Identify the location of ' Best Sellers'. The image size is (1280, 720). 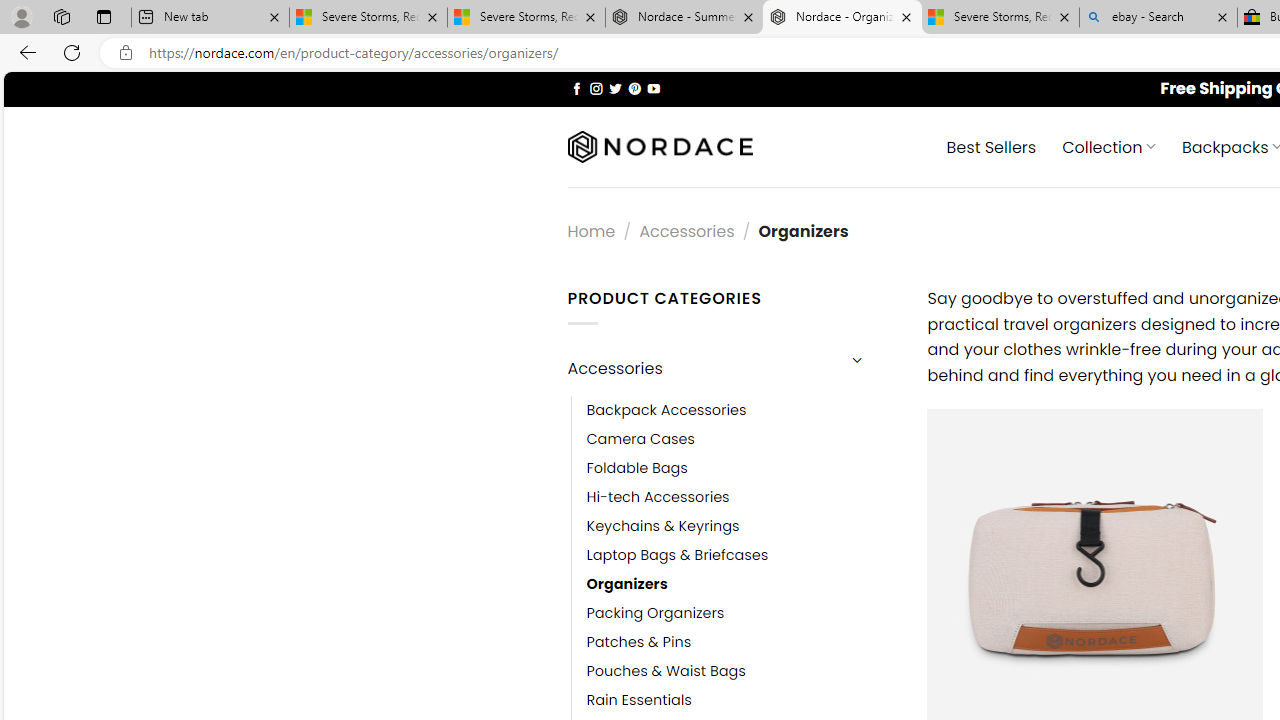
(991, 145).